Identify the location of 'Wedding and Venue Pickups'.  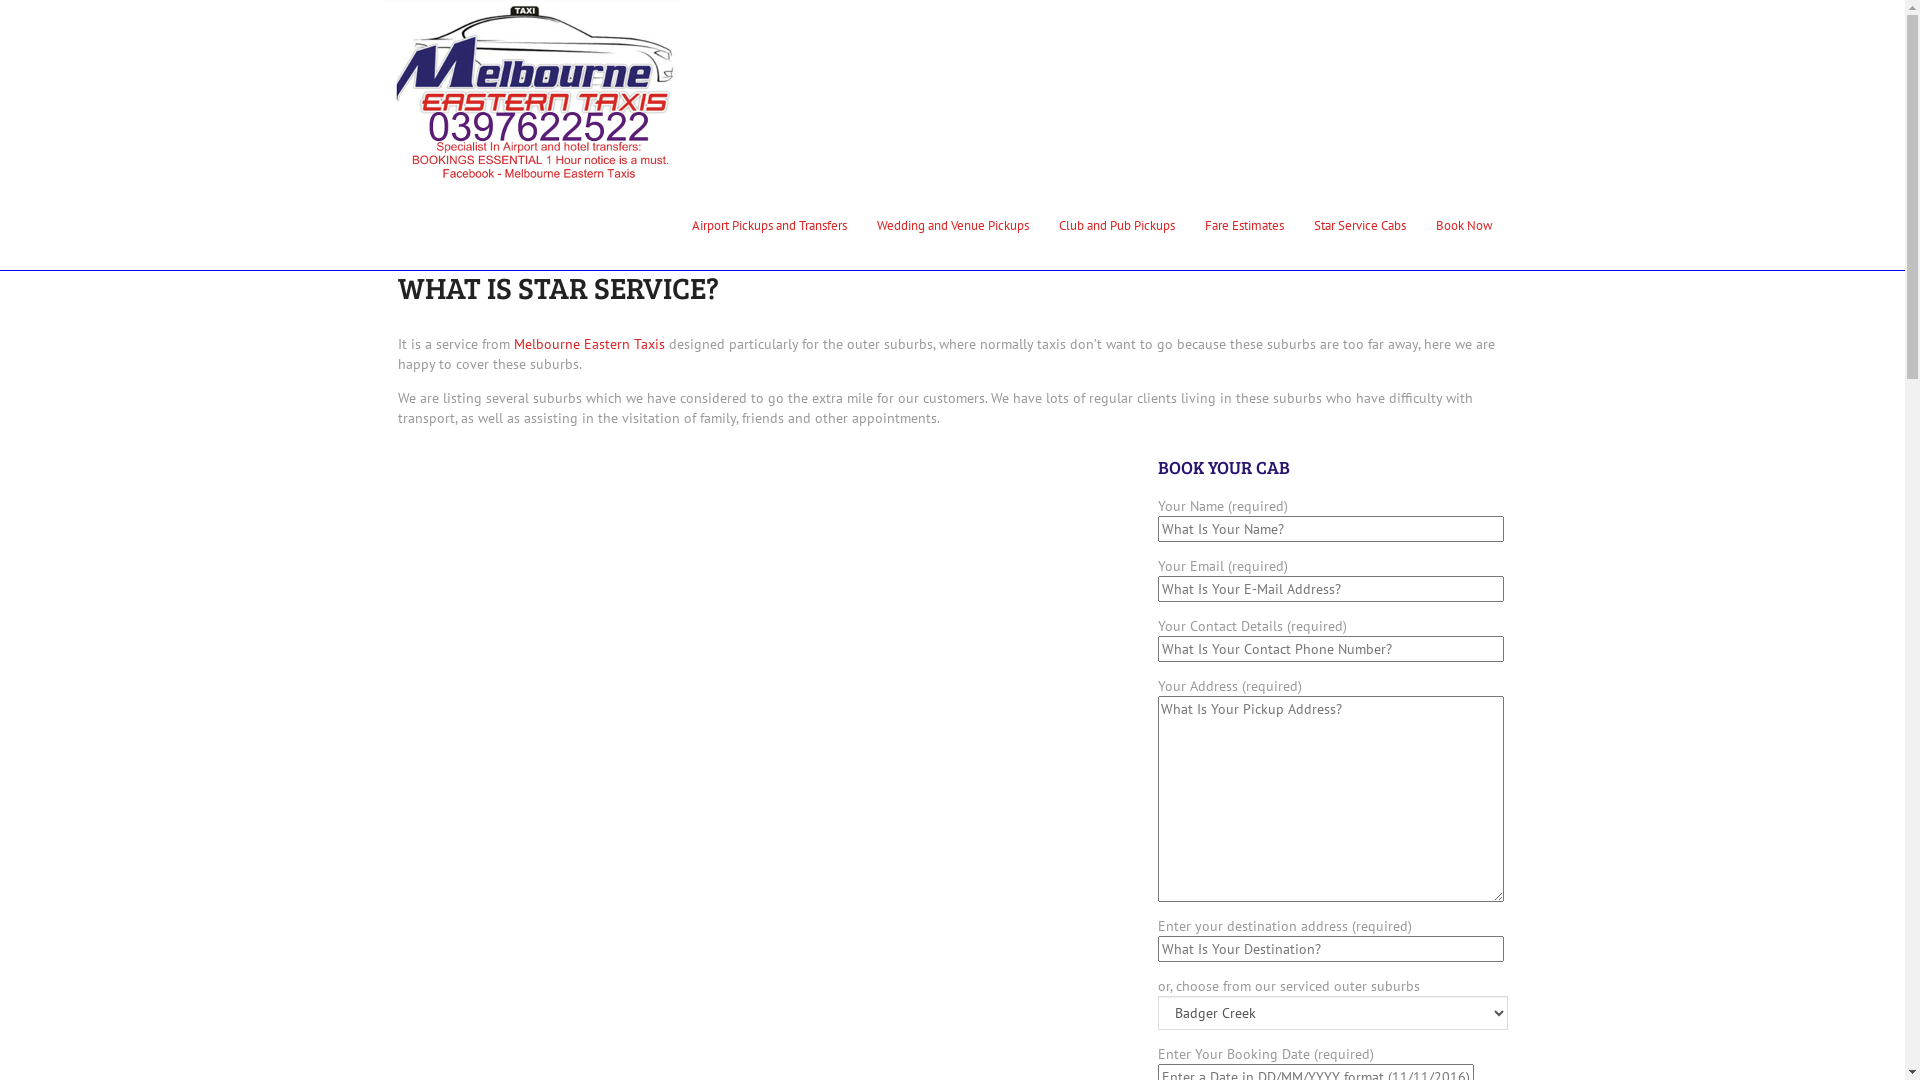
(862, 224).